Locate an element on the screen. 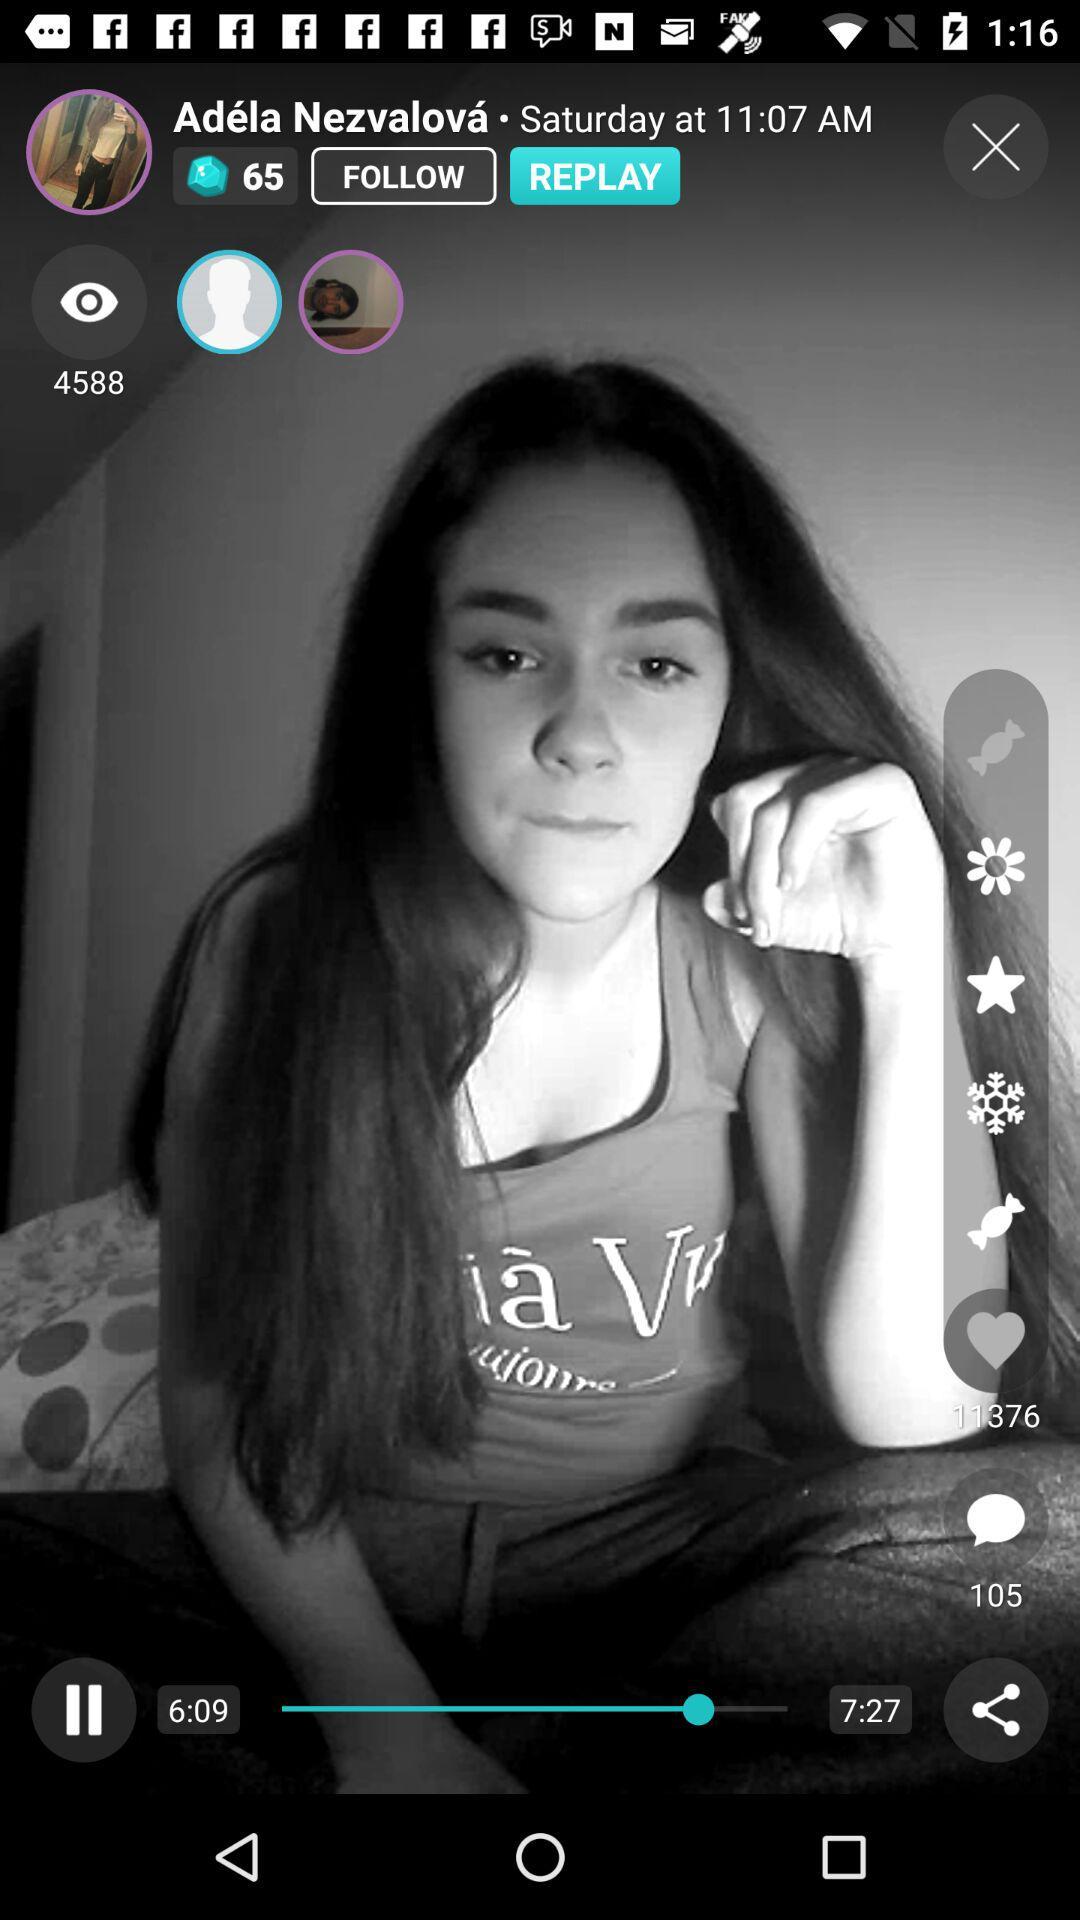 This screenshot has width=1080, height=1920. close button is located at coordinates (995, 146).